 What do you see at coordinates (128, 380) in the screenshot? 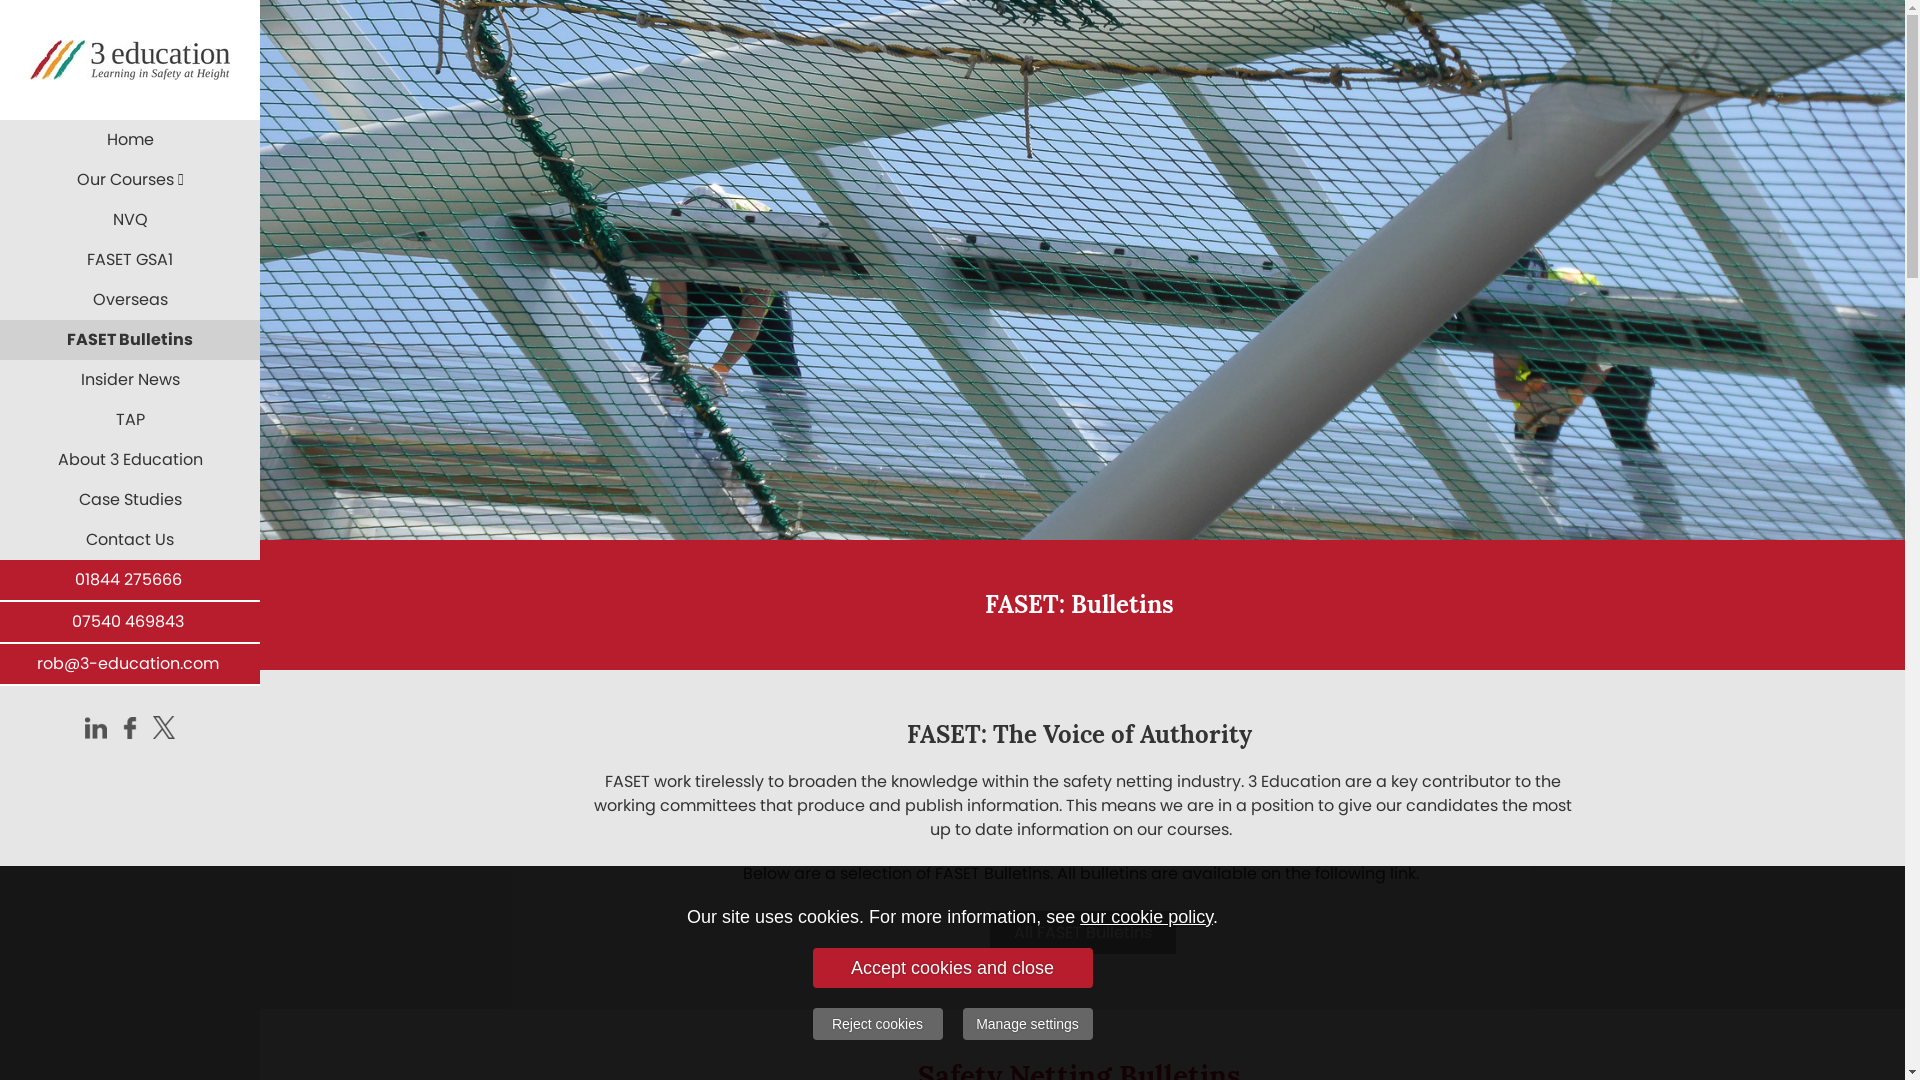
I see `'Insider News'` at bounding box center [128, 380].